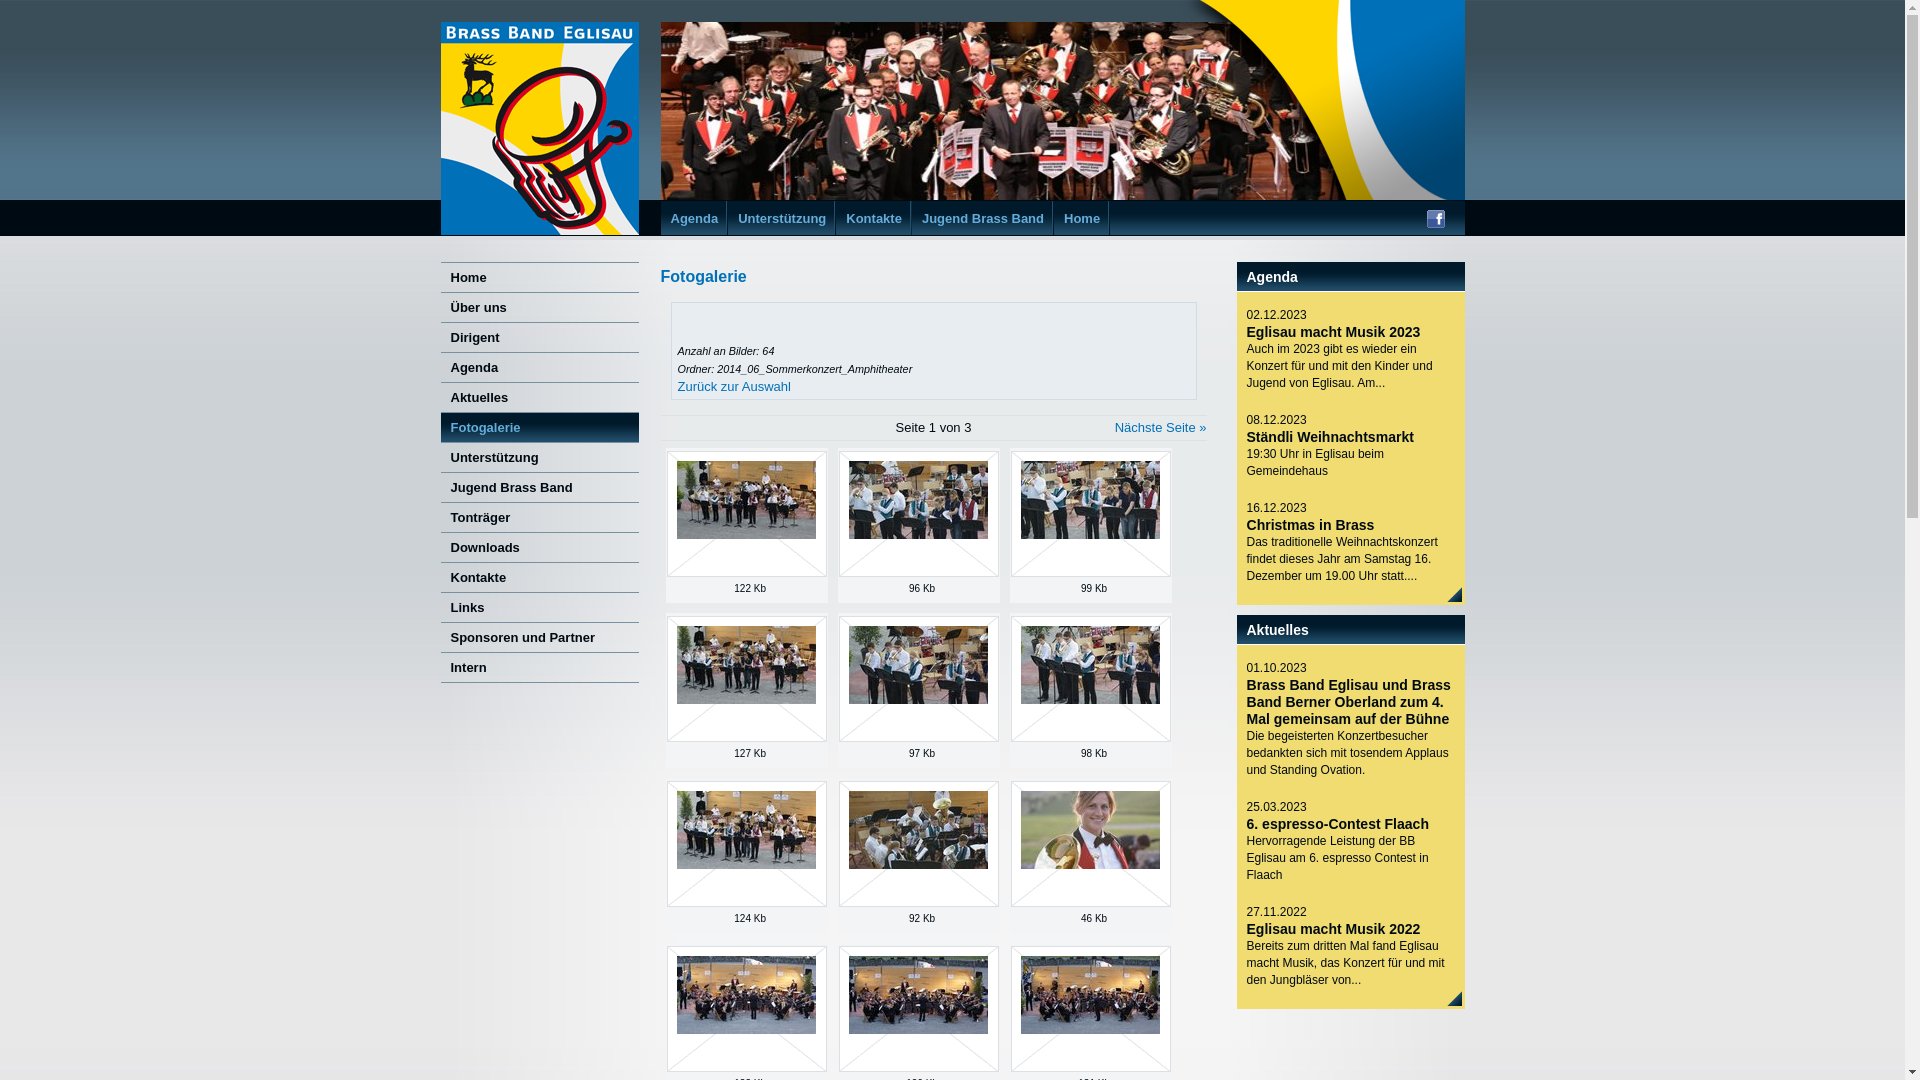 Image resolution: width=1920 pixels, height=1080 pixels. What do you see at coordinates (538, 636) in the screenshot?
I see `'Sponsoren und Partner'` at bounding box center [538, 636].